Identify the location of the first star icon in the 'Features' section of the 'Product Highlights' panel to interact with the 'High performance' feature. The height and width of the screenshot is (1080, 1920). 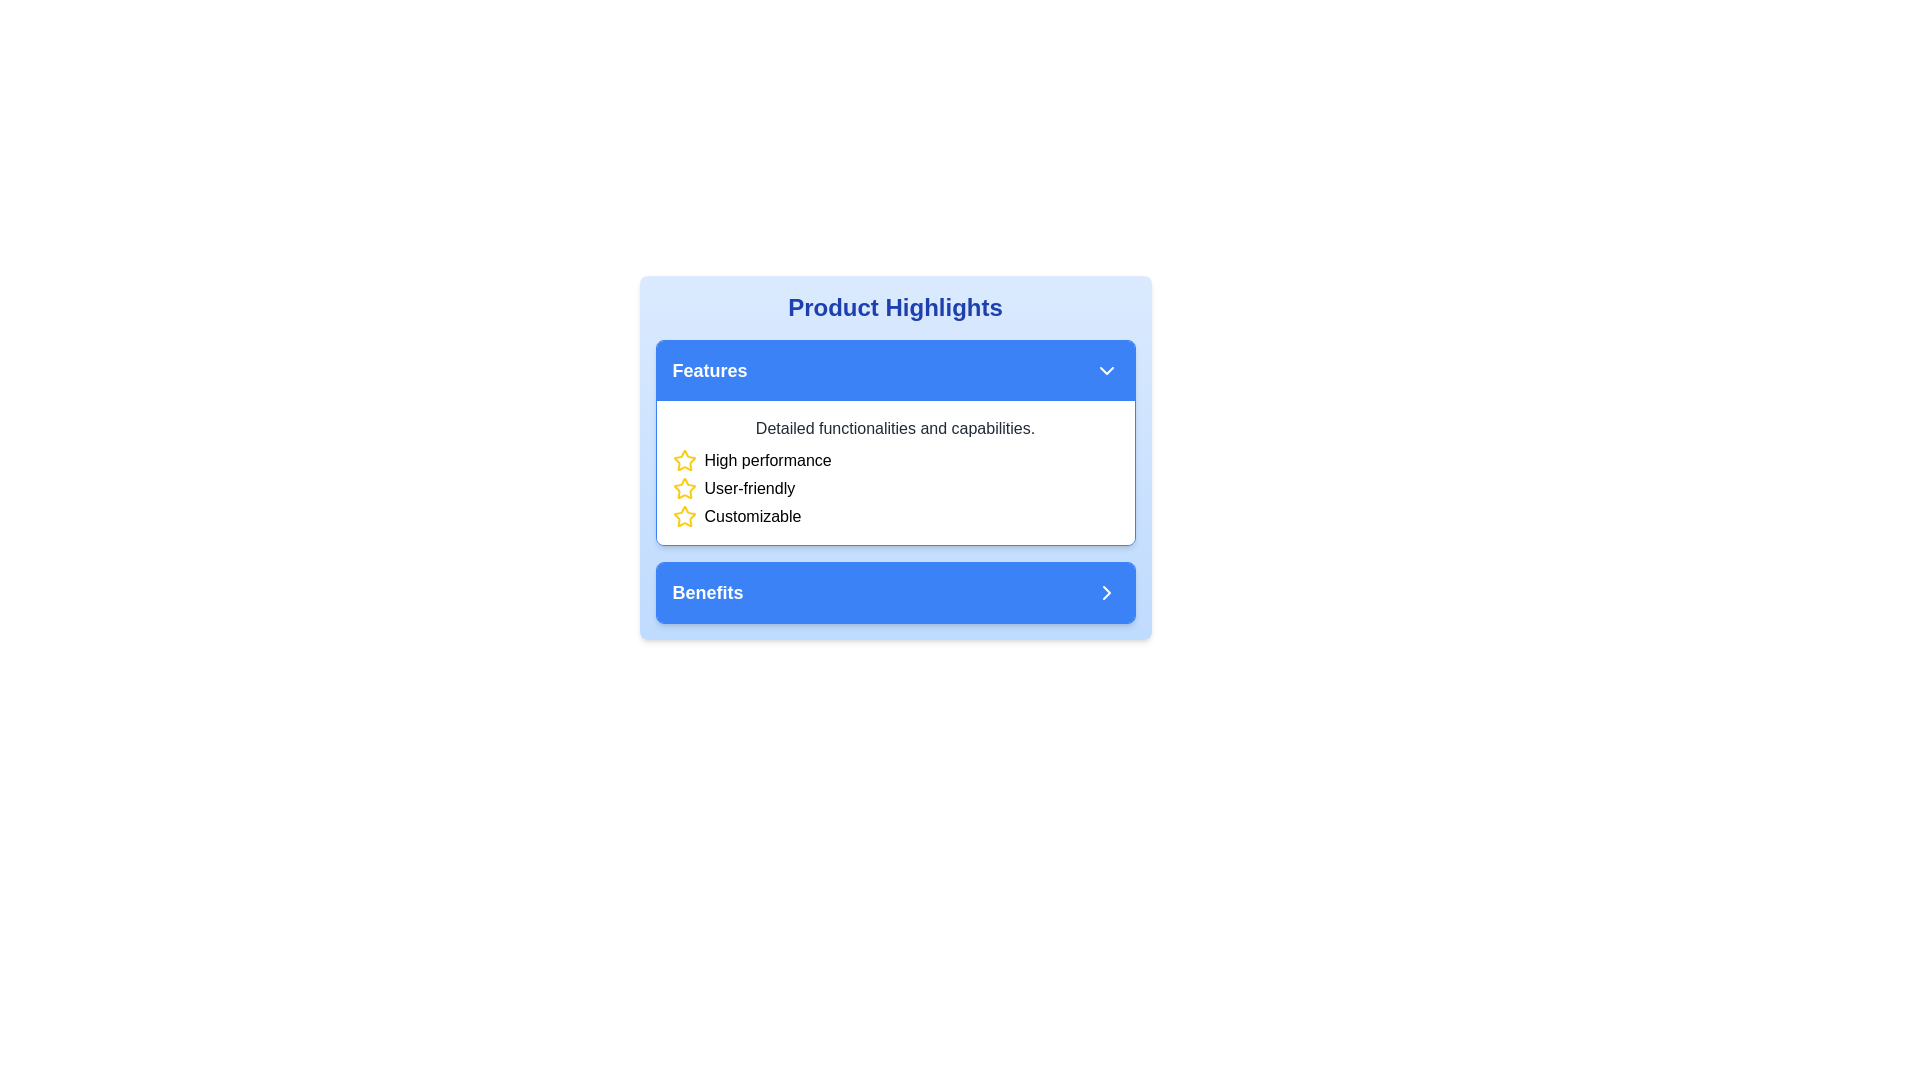
(684, 461).